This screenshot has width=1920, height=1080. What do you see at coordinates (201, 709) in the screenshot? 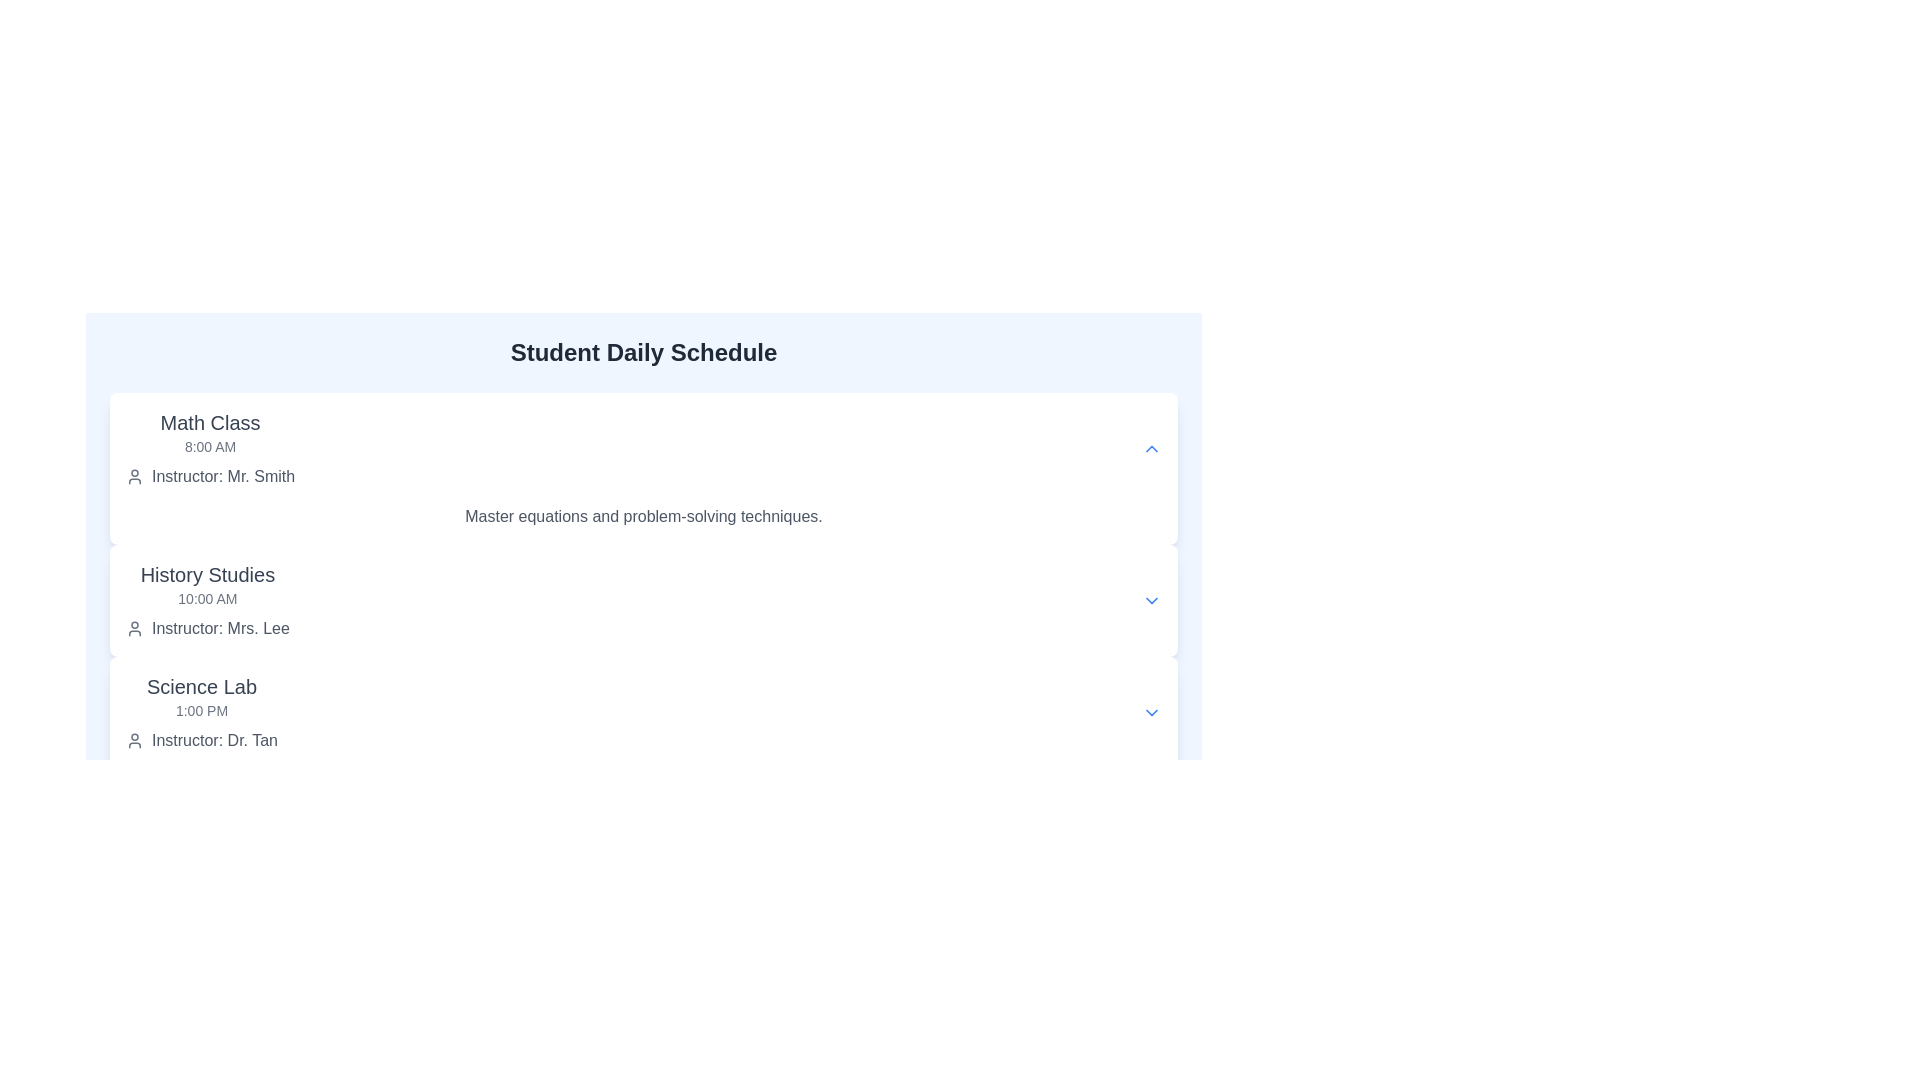
I see `the timestamp text '1:00 PM' displayed in a small gray font located in the 'Science Lab' section of the schedule, which is directly below the section title 'Science Lab'` at bounding box center [201, 709].